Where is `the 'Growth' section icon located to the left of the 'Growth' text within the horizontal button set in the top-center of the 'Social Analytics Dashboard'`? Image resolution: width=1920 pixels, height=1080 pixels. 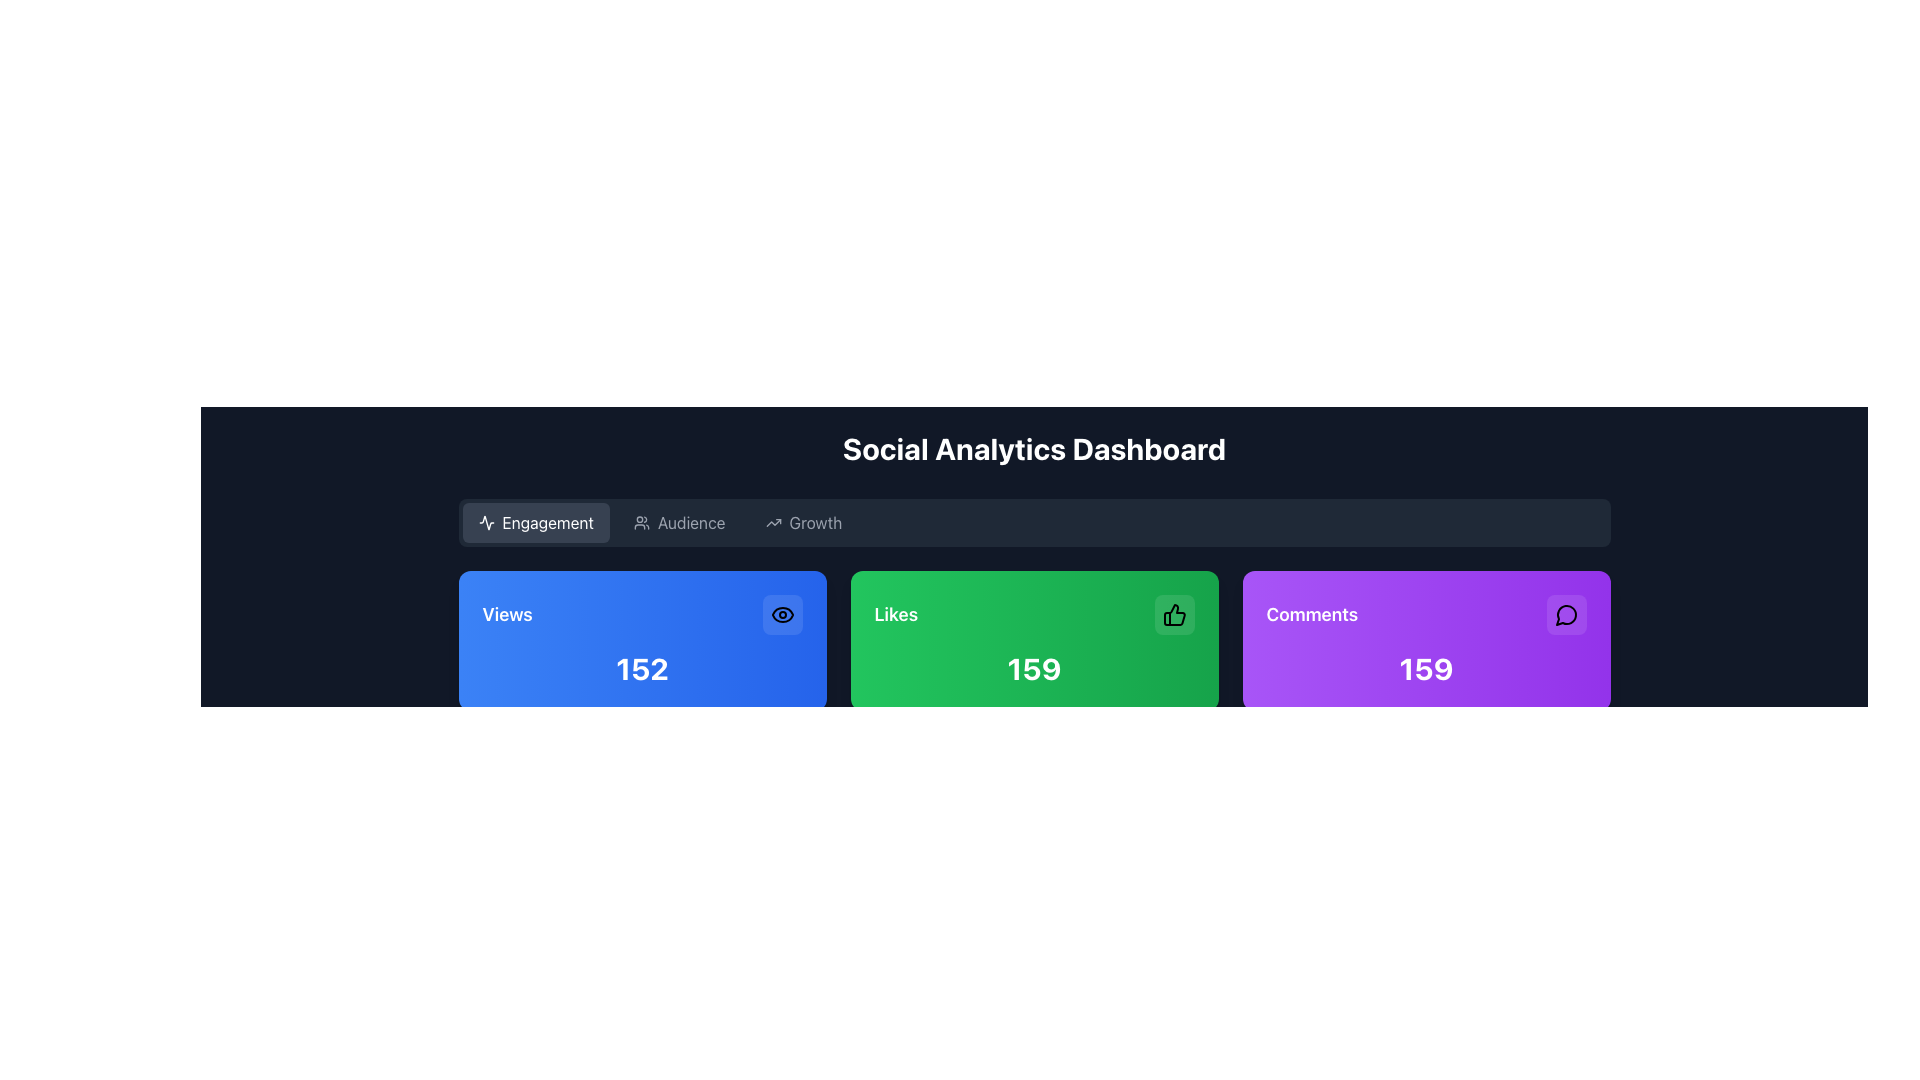 the 'Growth' section icon located to the left of the 'Growth' text within the horizontal button set in the top-center of the 'Social Analytics Dashboard' is located at coordinates (772, 522).